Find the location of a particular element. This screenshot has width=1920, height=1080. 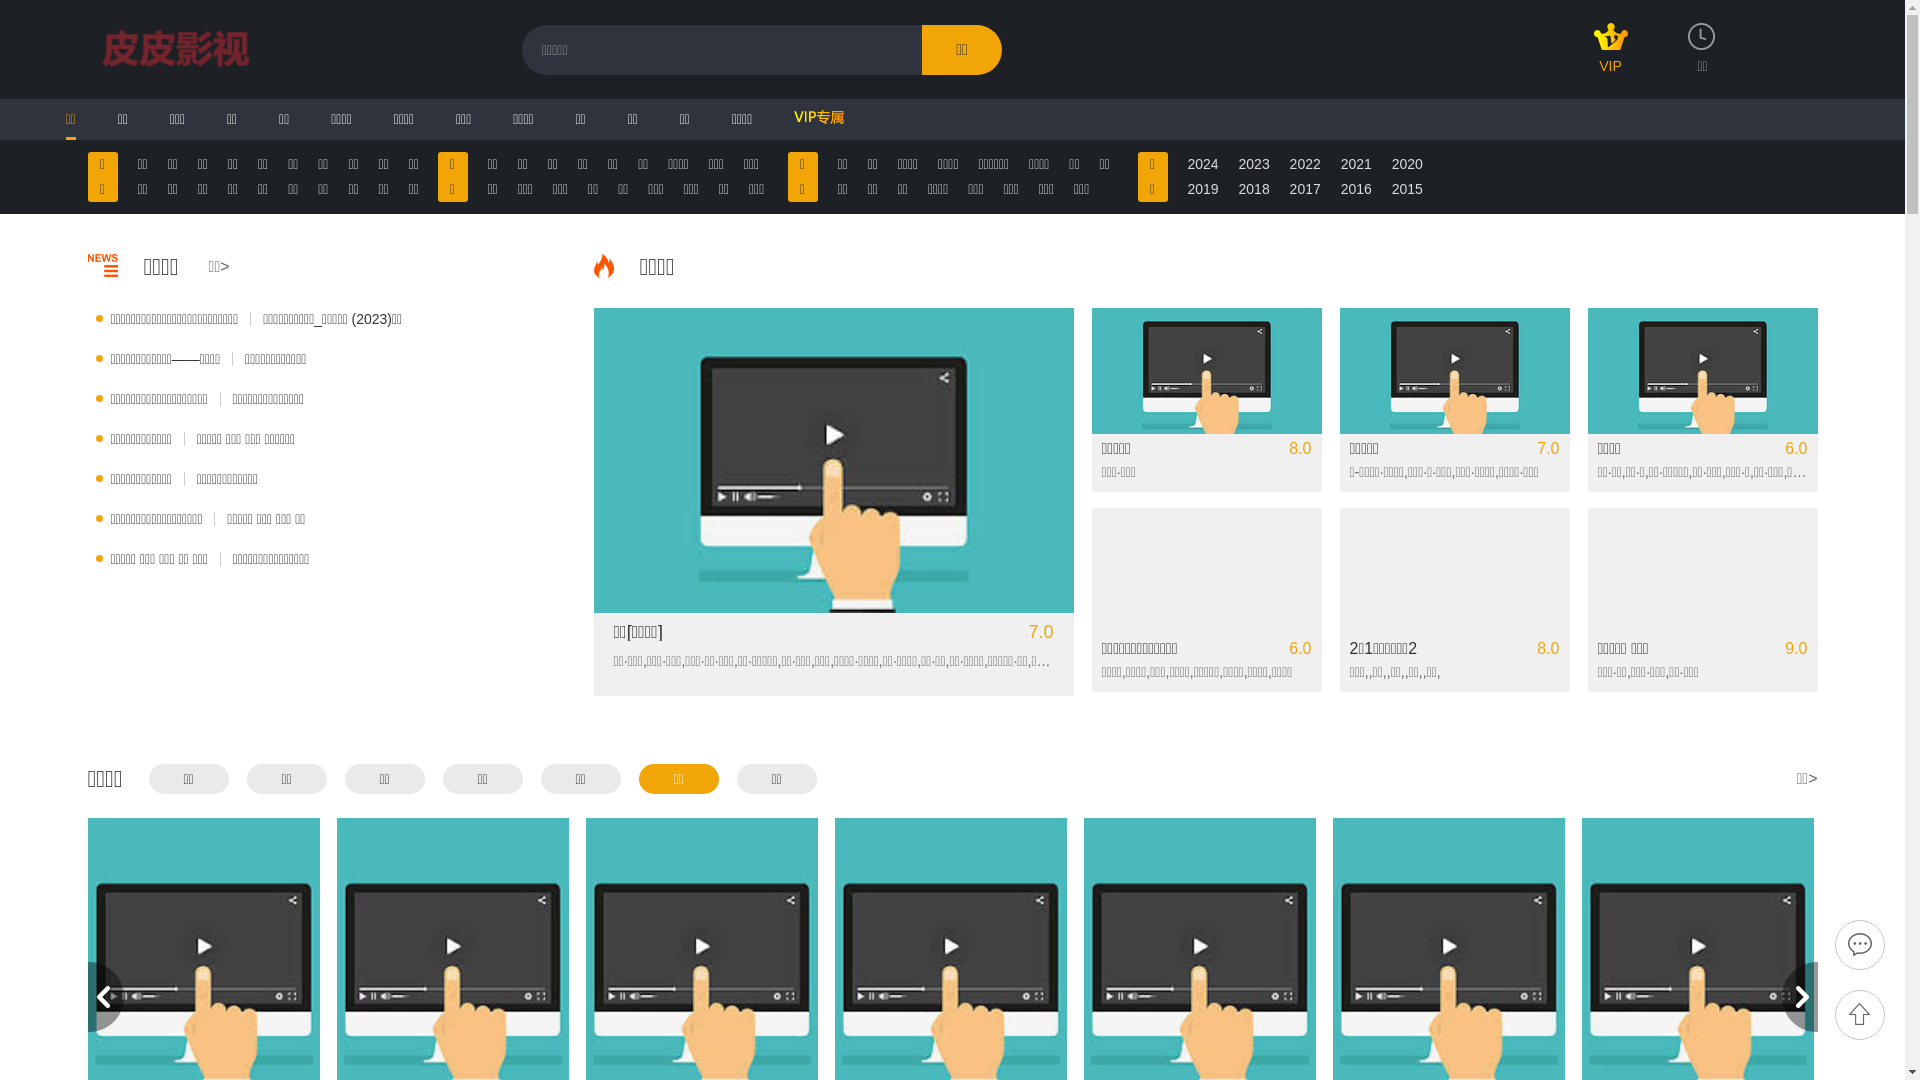

'2020' is located at coordinates (1406, 163).